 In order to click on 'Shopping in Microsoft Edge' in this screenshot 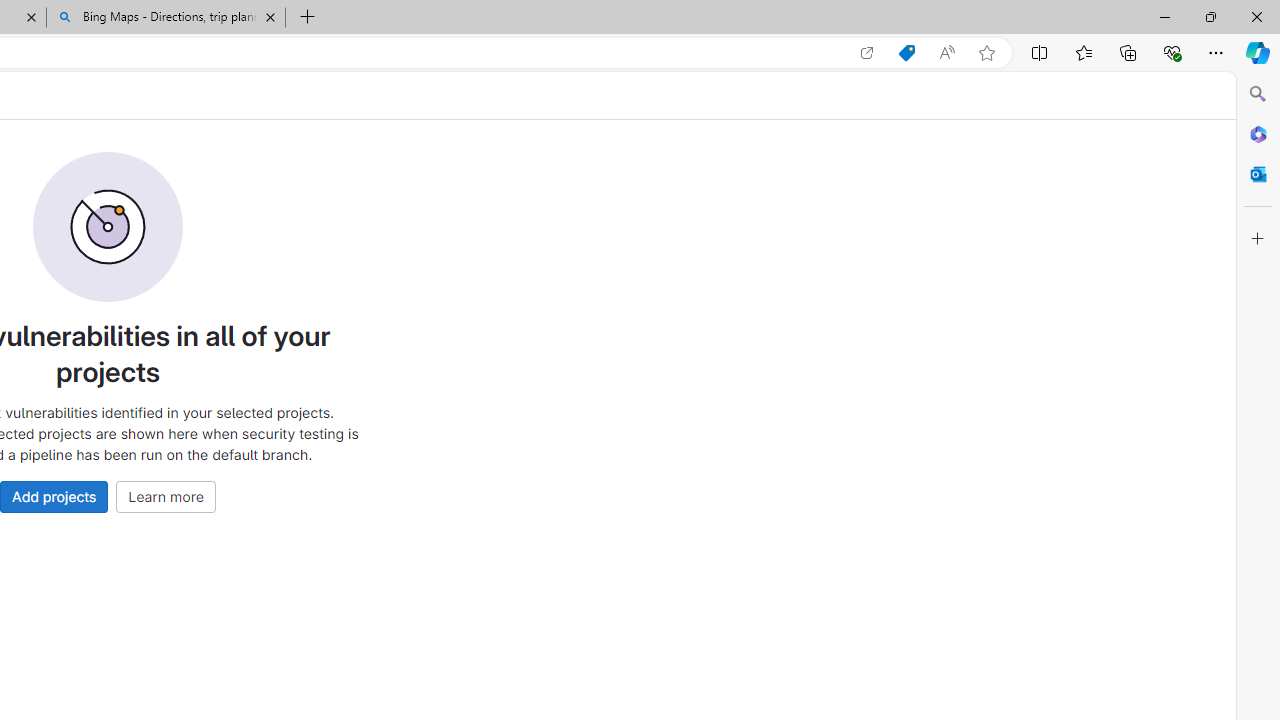, I will do `click(905, 52)`.